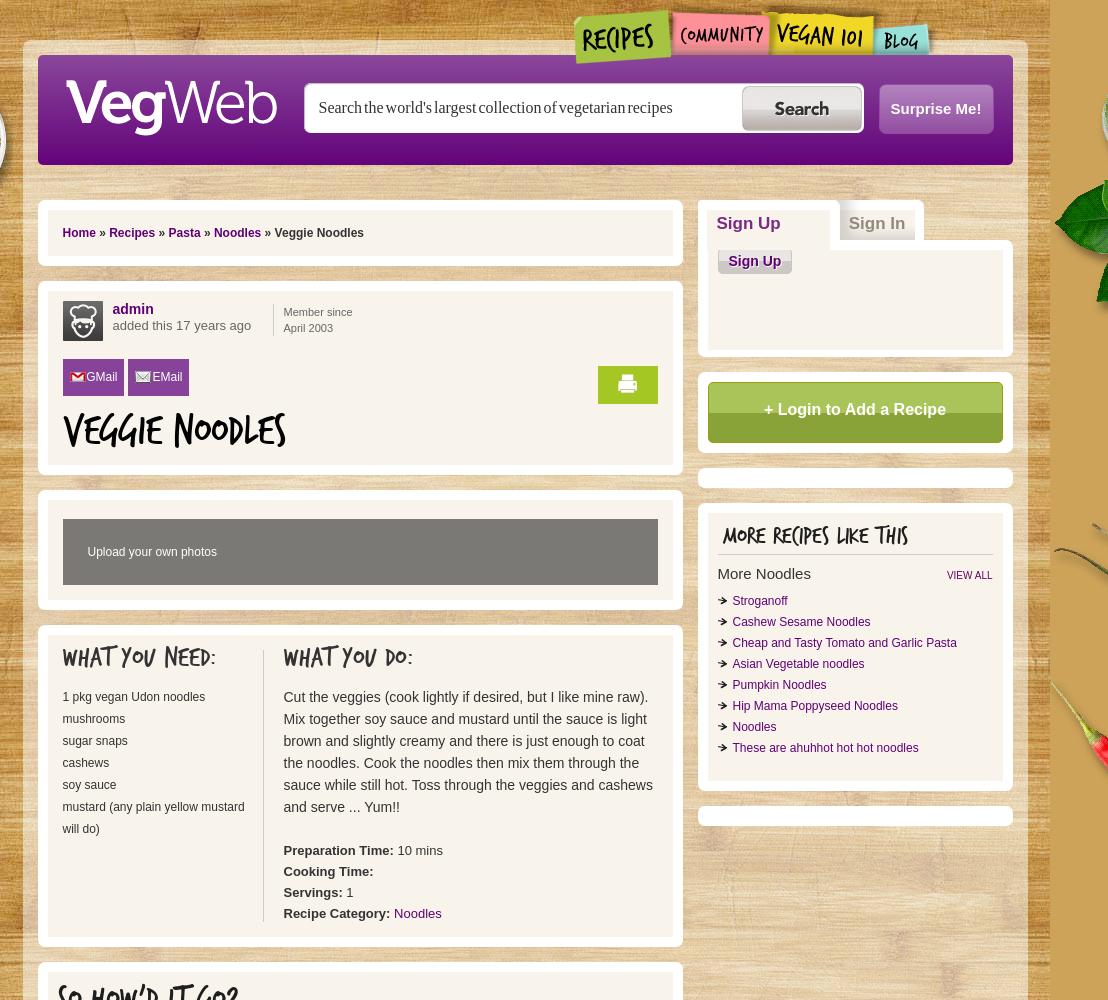 Image resolution: width=1108 pixels, height=1000 pixels. Describe the element at coordinates (968, 574) in the screenshot. I see `'View all'` at that location.